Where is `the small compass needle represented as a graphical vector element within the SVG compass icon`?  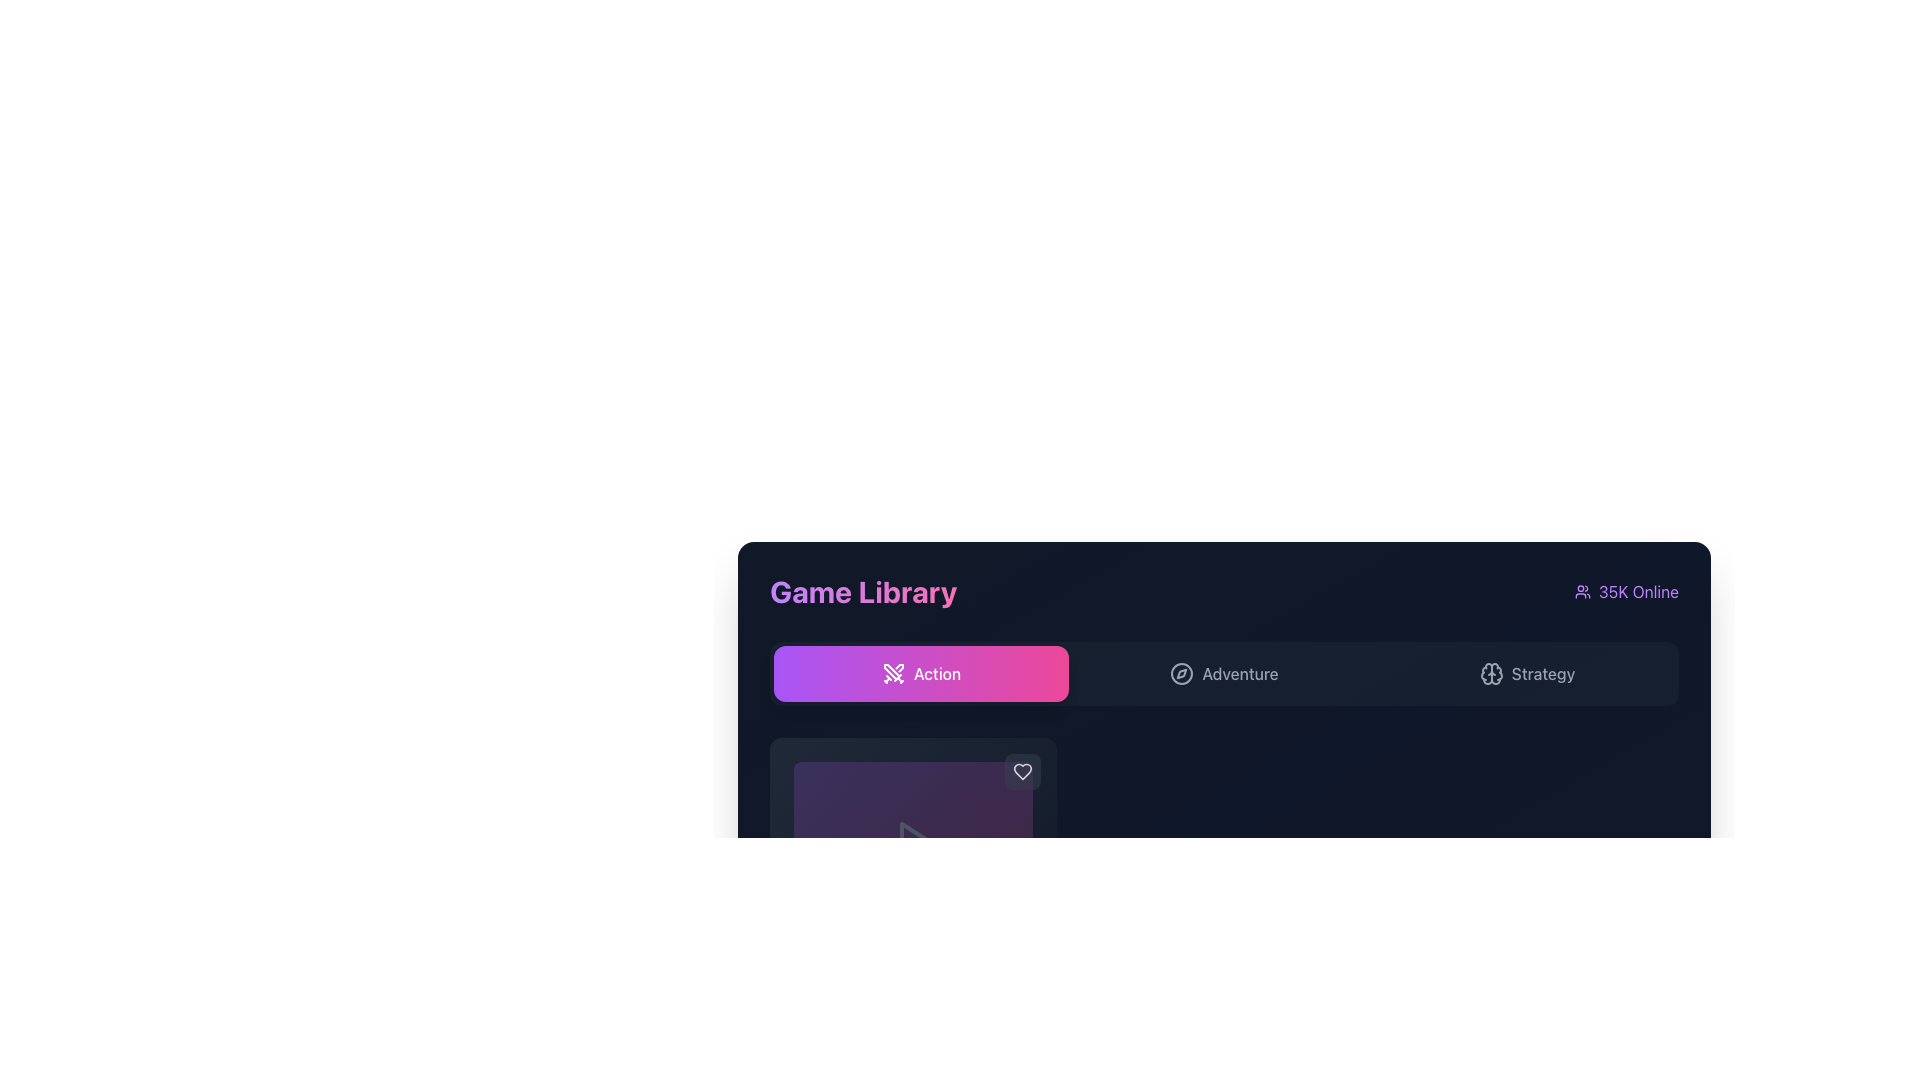 the small compass needle represented as a graphical vector element within the SVG compass icon is located at coordinates (1182, 674).